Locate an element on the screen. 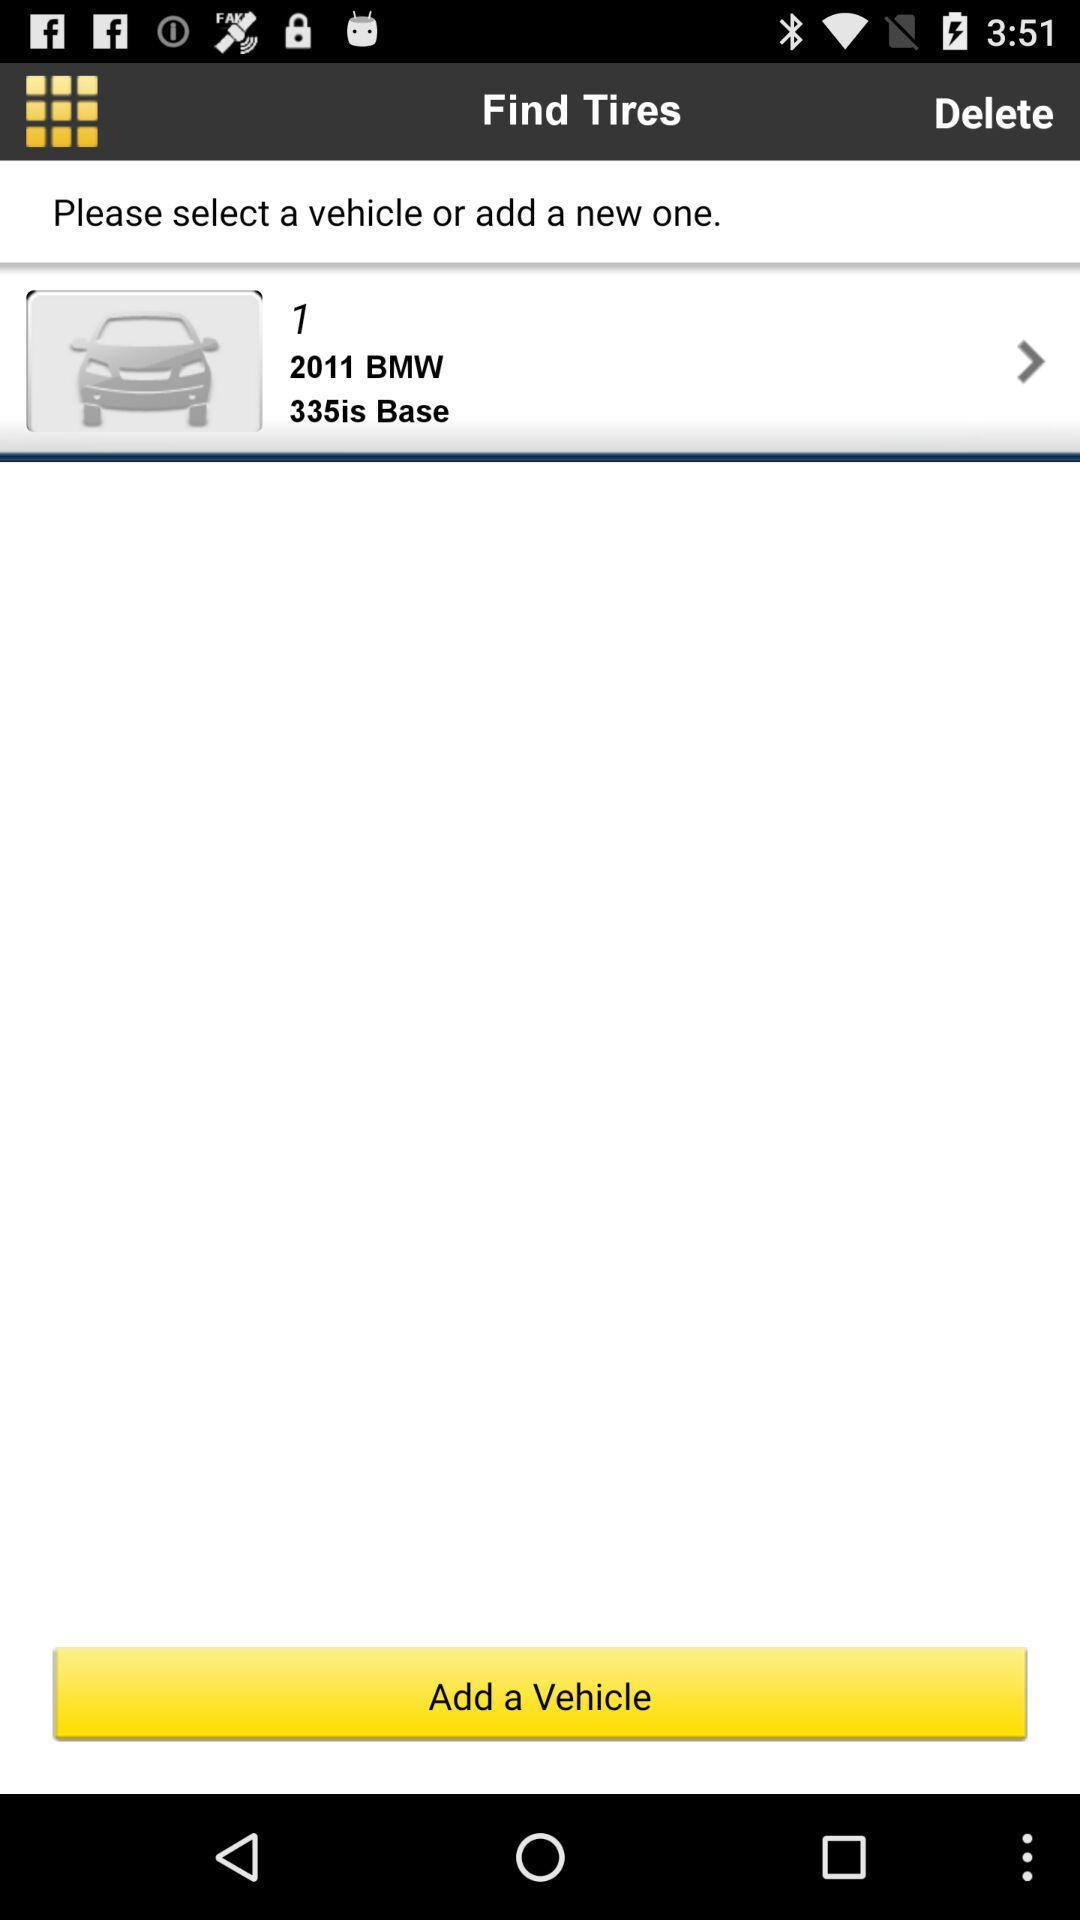 This screenshot has height=1920, width=1080. item below the please select a is located at coordinates (648, 316).